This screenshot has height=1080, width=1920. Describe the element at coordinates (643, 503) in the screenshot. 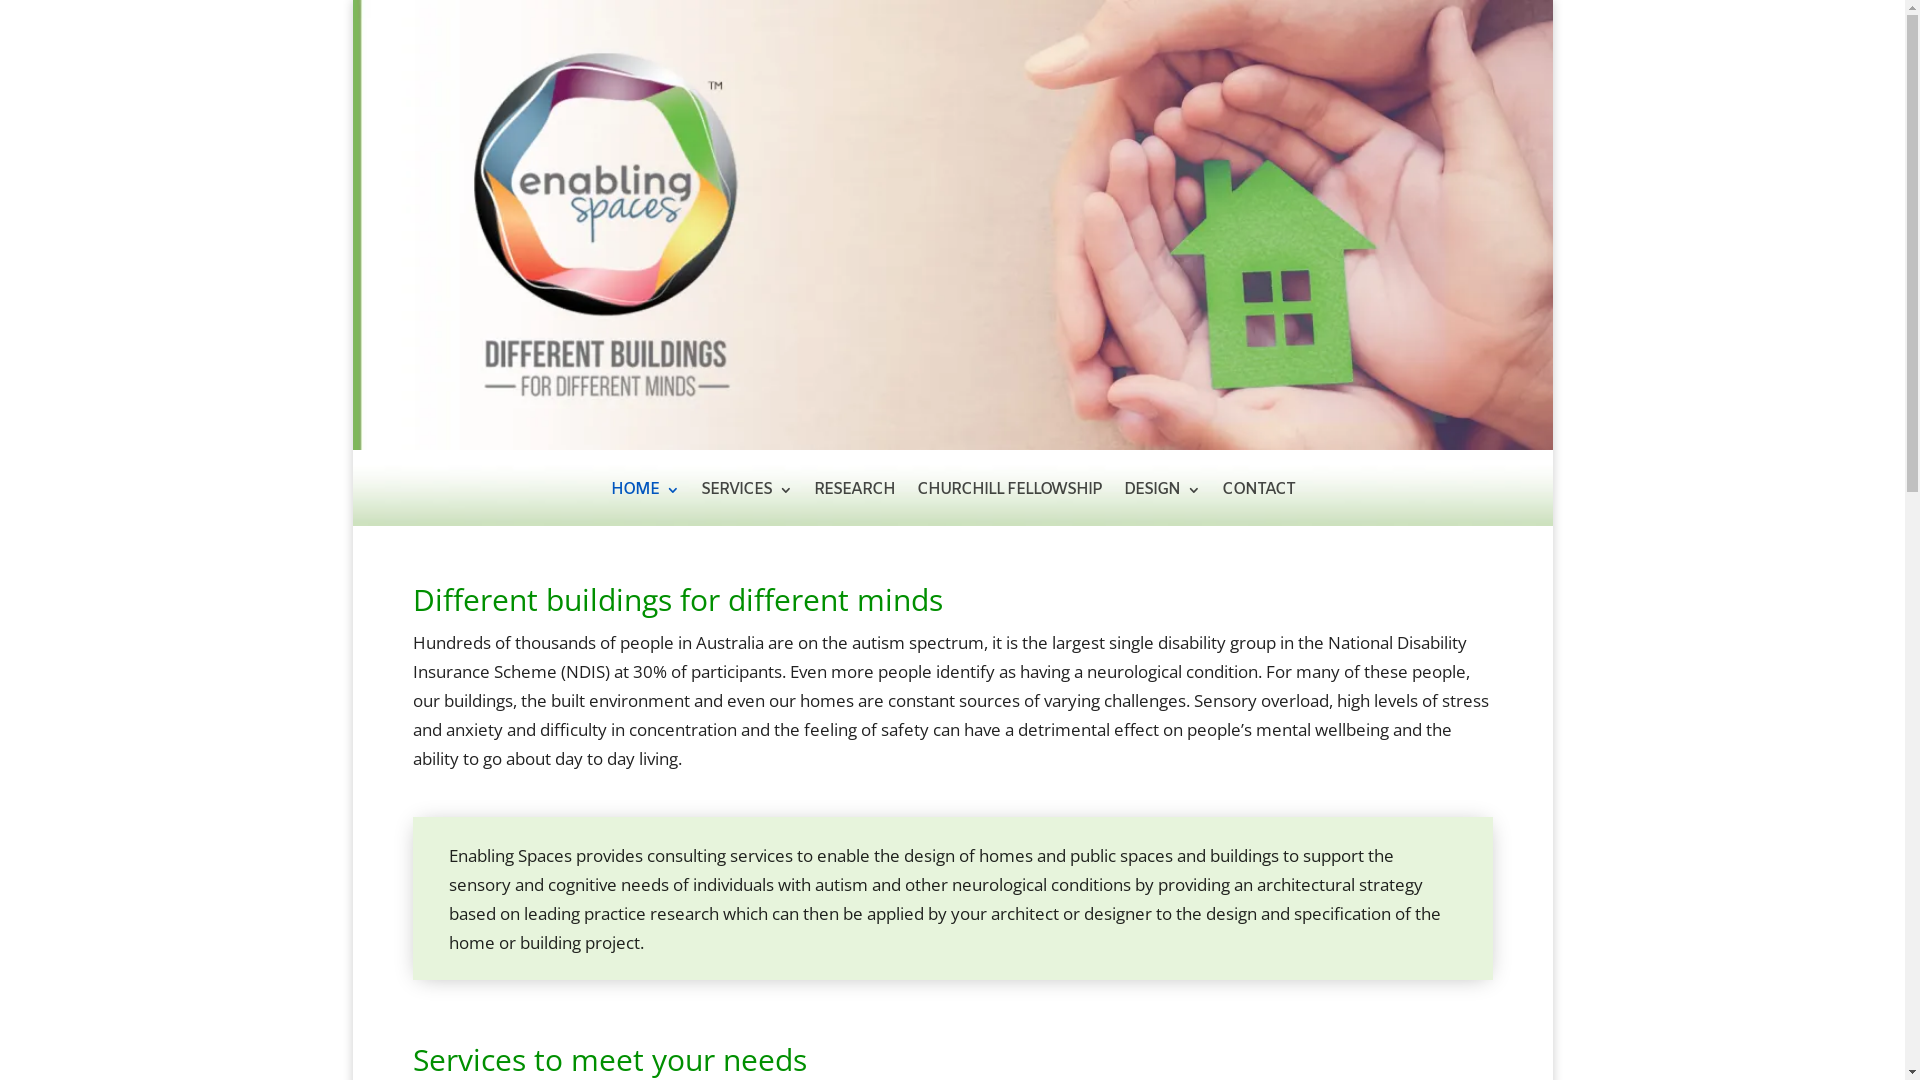

I see `'HOME'` at that location.